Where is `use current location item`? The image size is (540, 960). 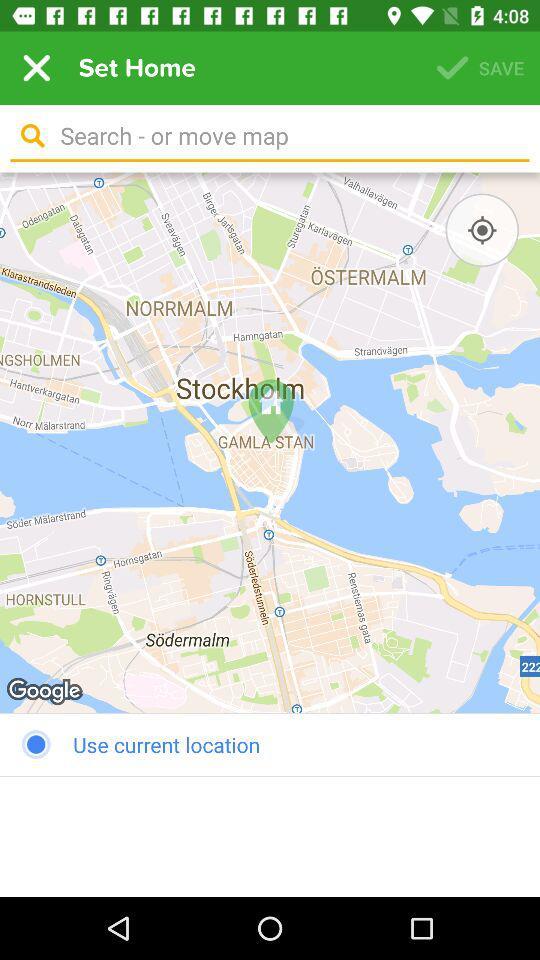 use current location item is located at coordinates (270, 743).